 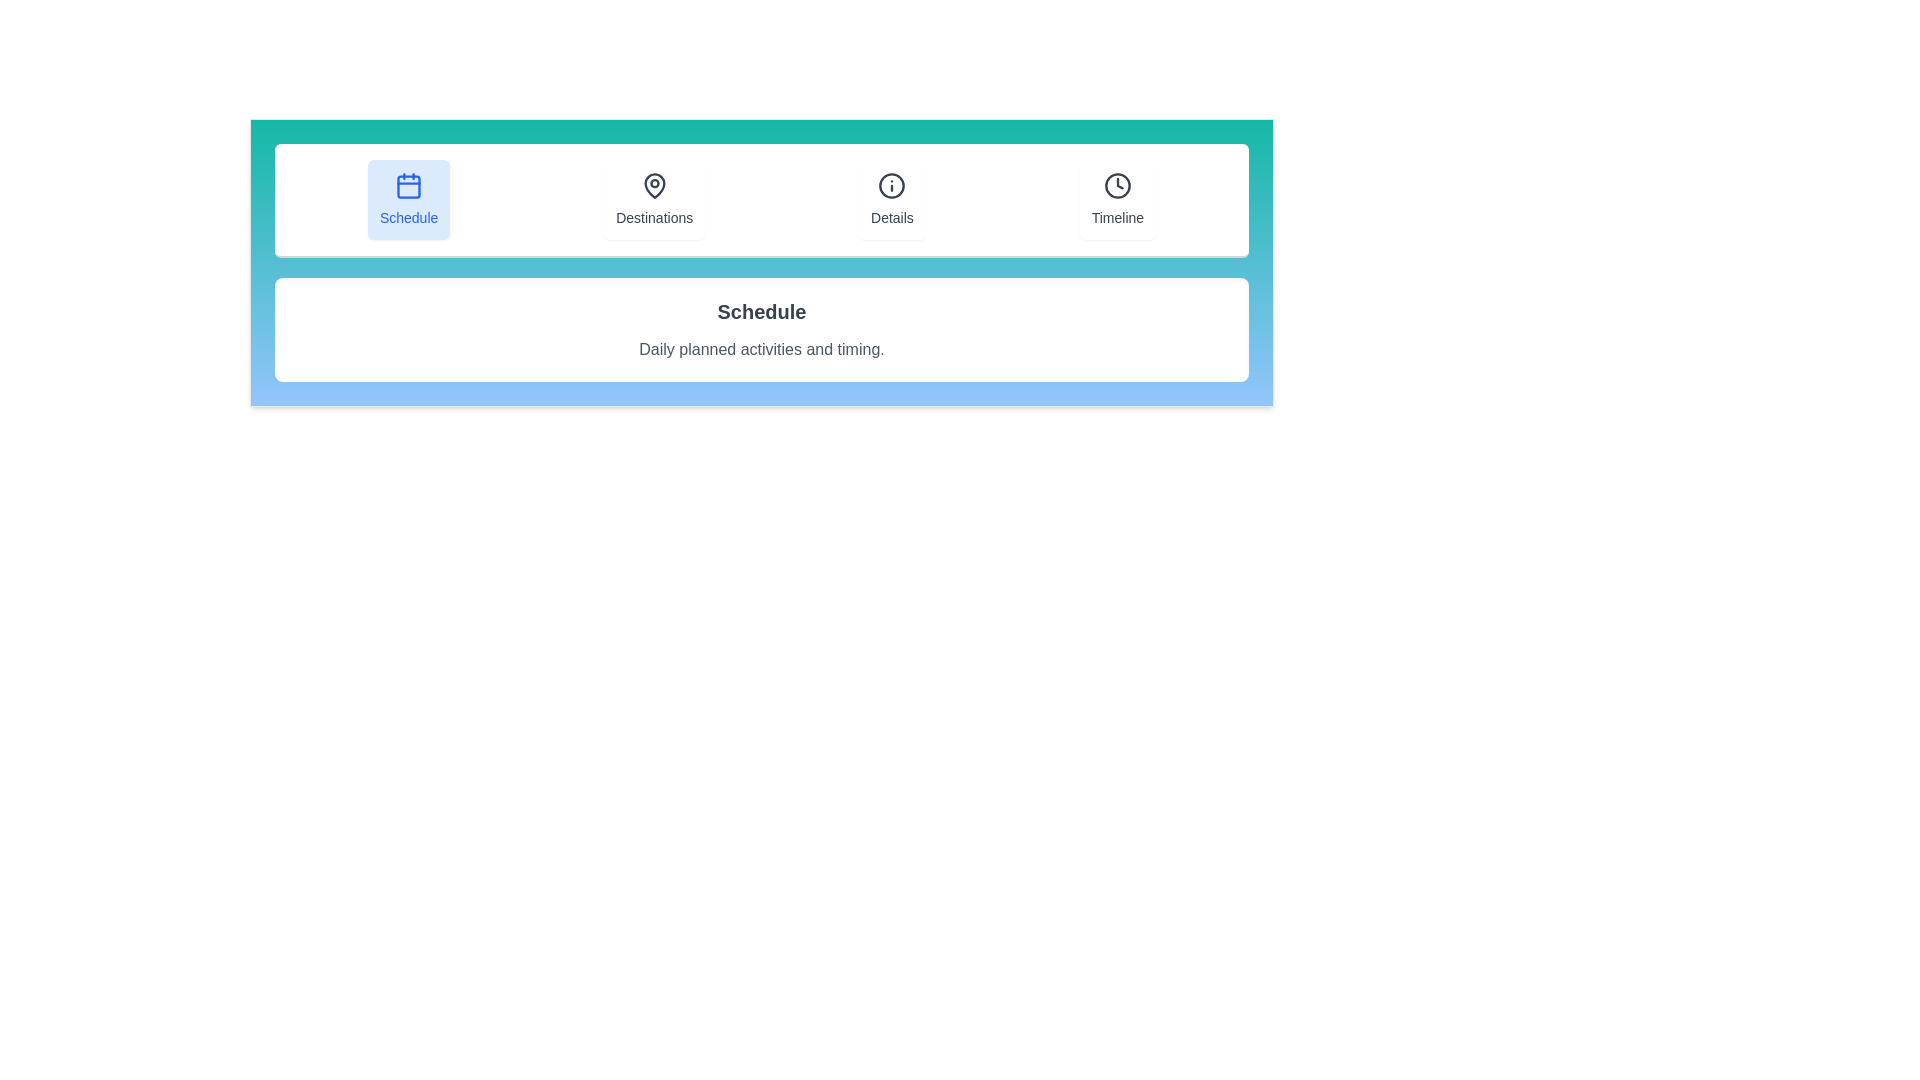 I want to click on the tab labeled Details, so click(x=891, y=200).